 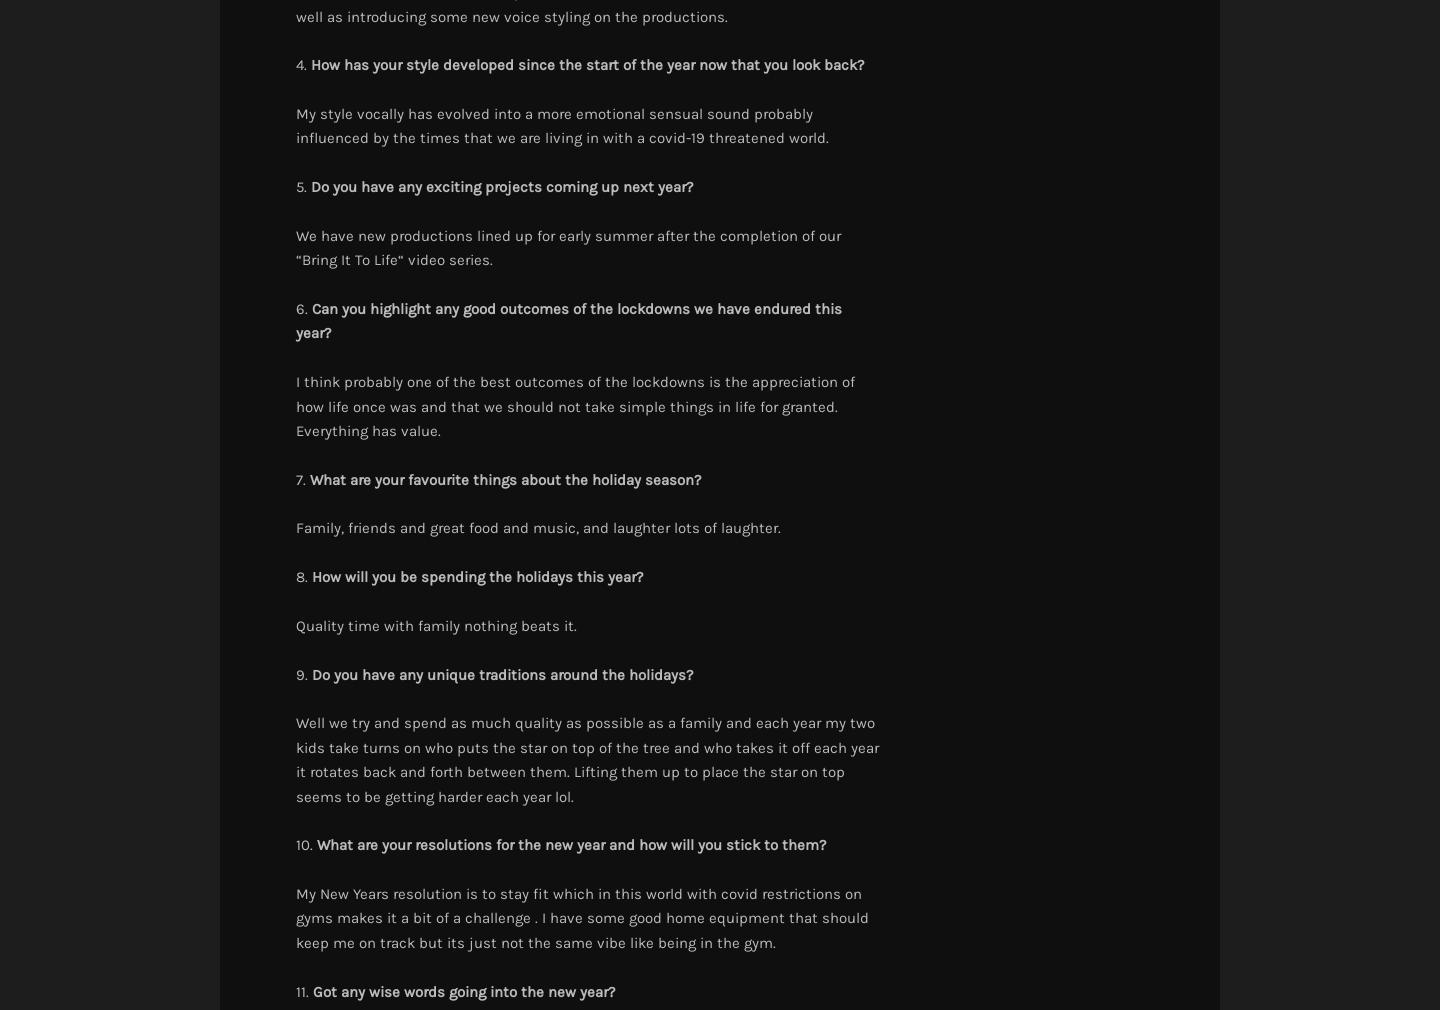 I want to click on '4.', so click(x=295, y=64).